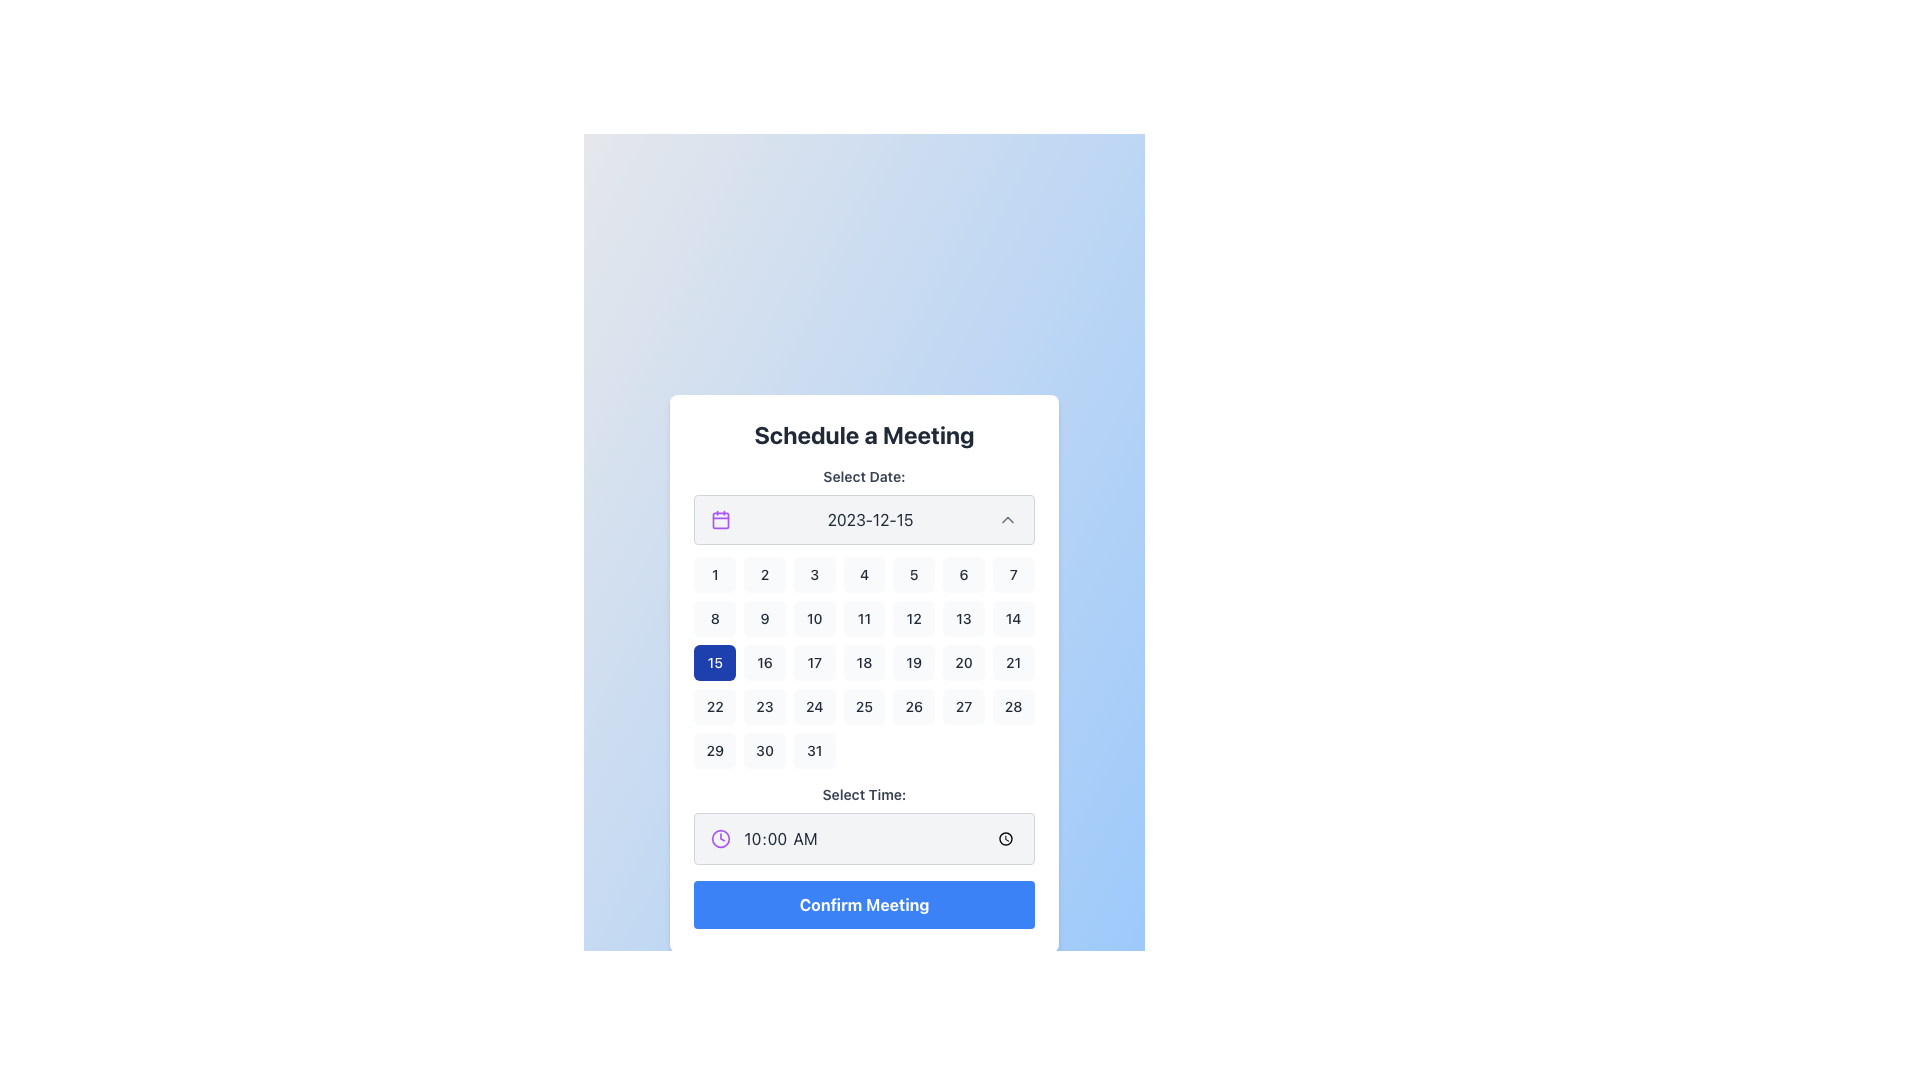 This screenshot has width=1920, height=1080. What do you see at coordinates (864, 905) in the screenshot?
I see `the confirm button located at the bottom of the panel beneath the 'Select Time' section to confirm the meeting details` at bounding box center [864, 905].